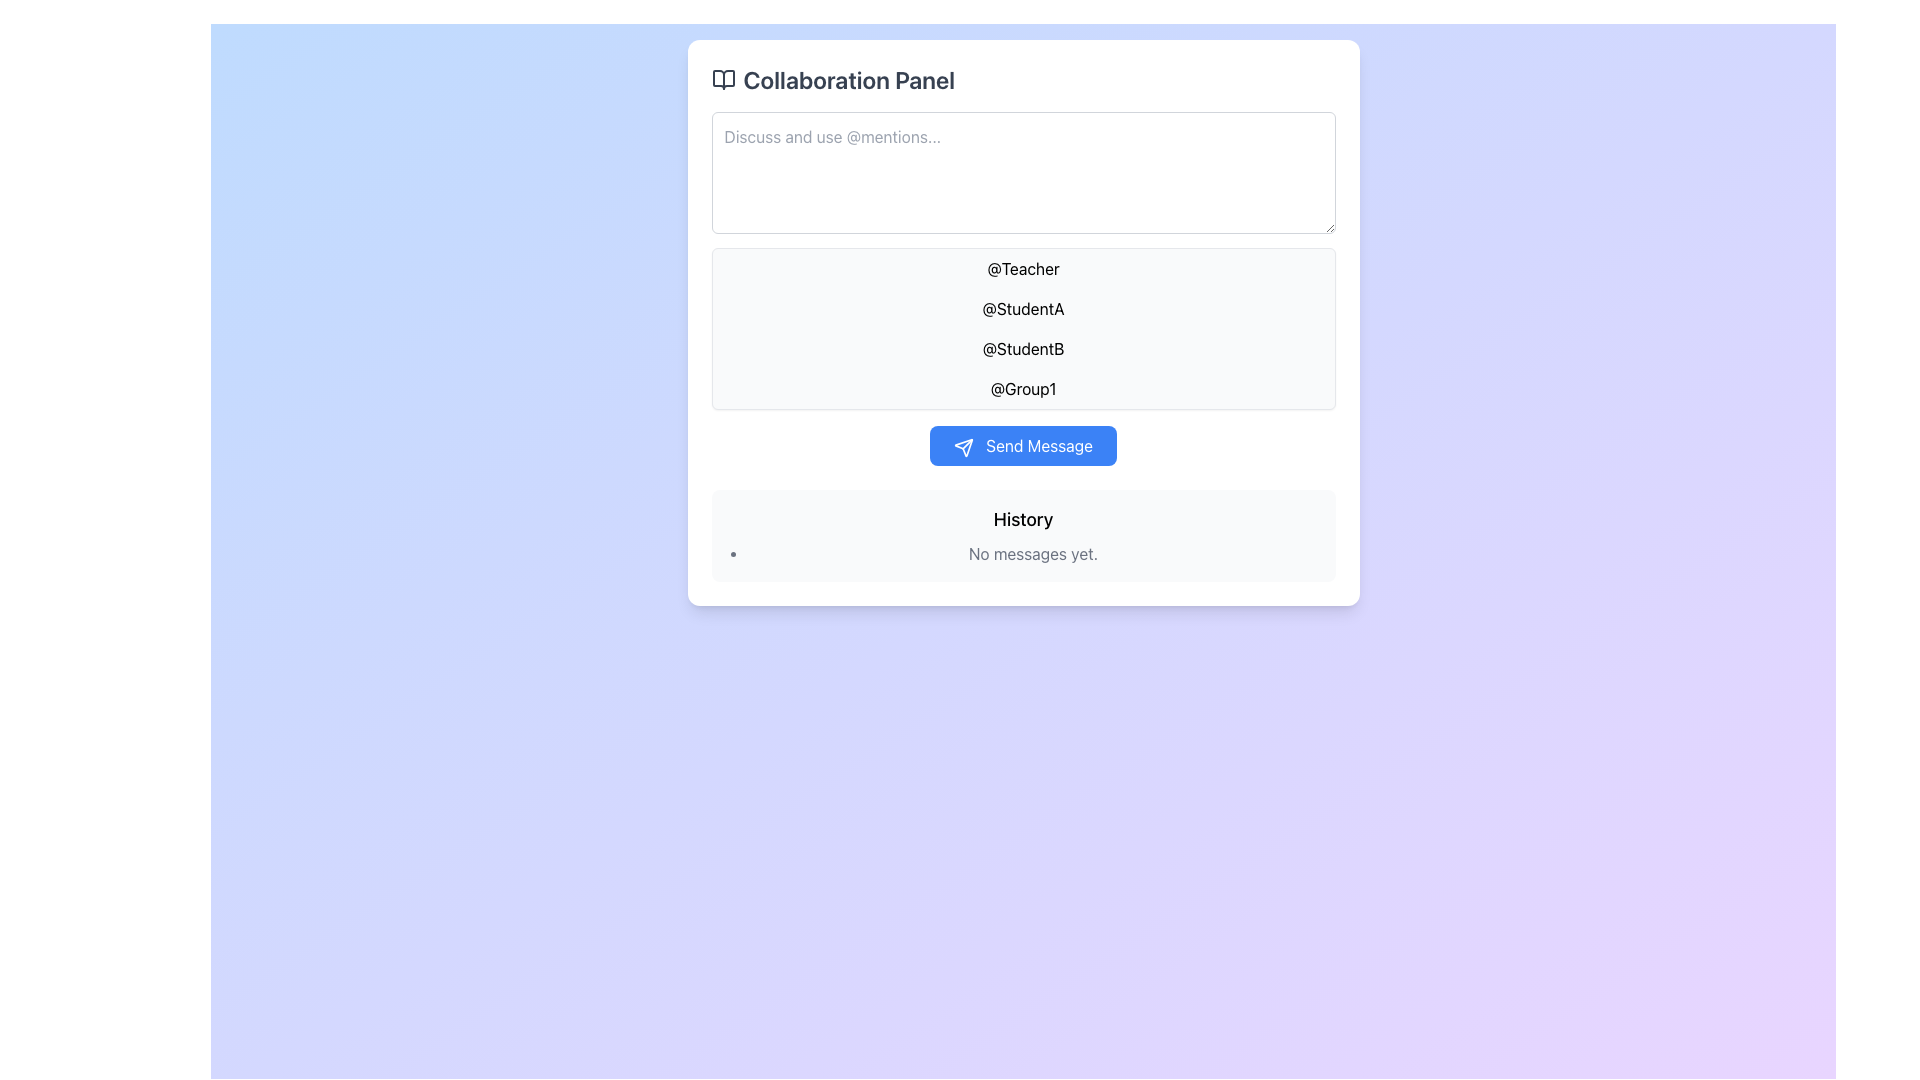  Describe the element at coordinates (1023, 347) in the screenshot. I see `the List Item displaying '@StudentB'` at that location.